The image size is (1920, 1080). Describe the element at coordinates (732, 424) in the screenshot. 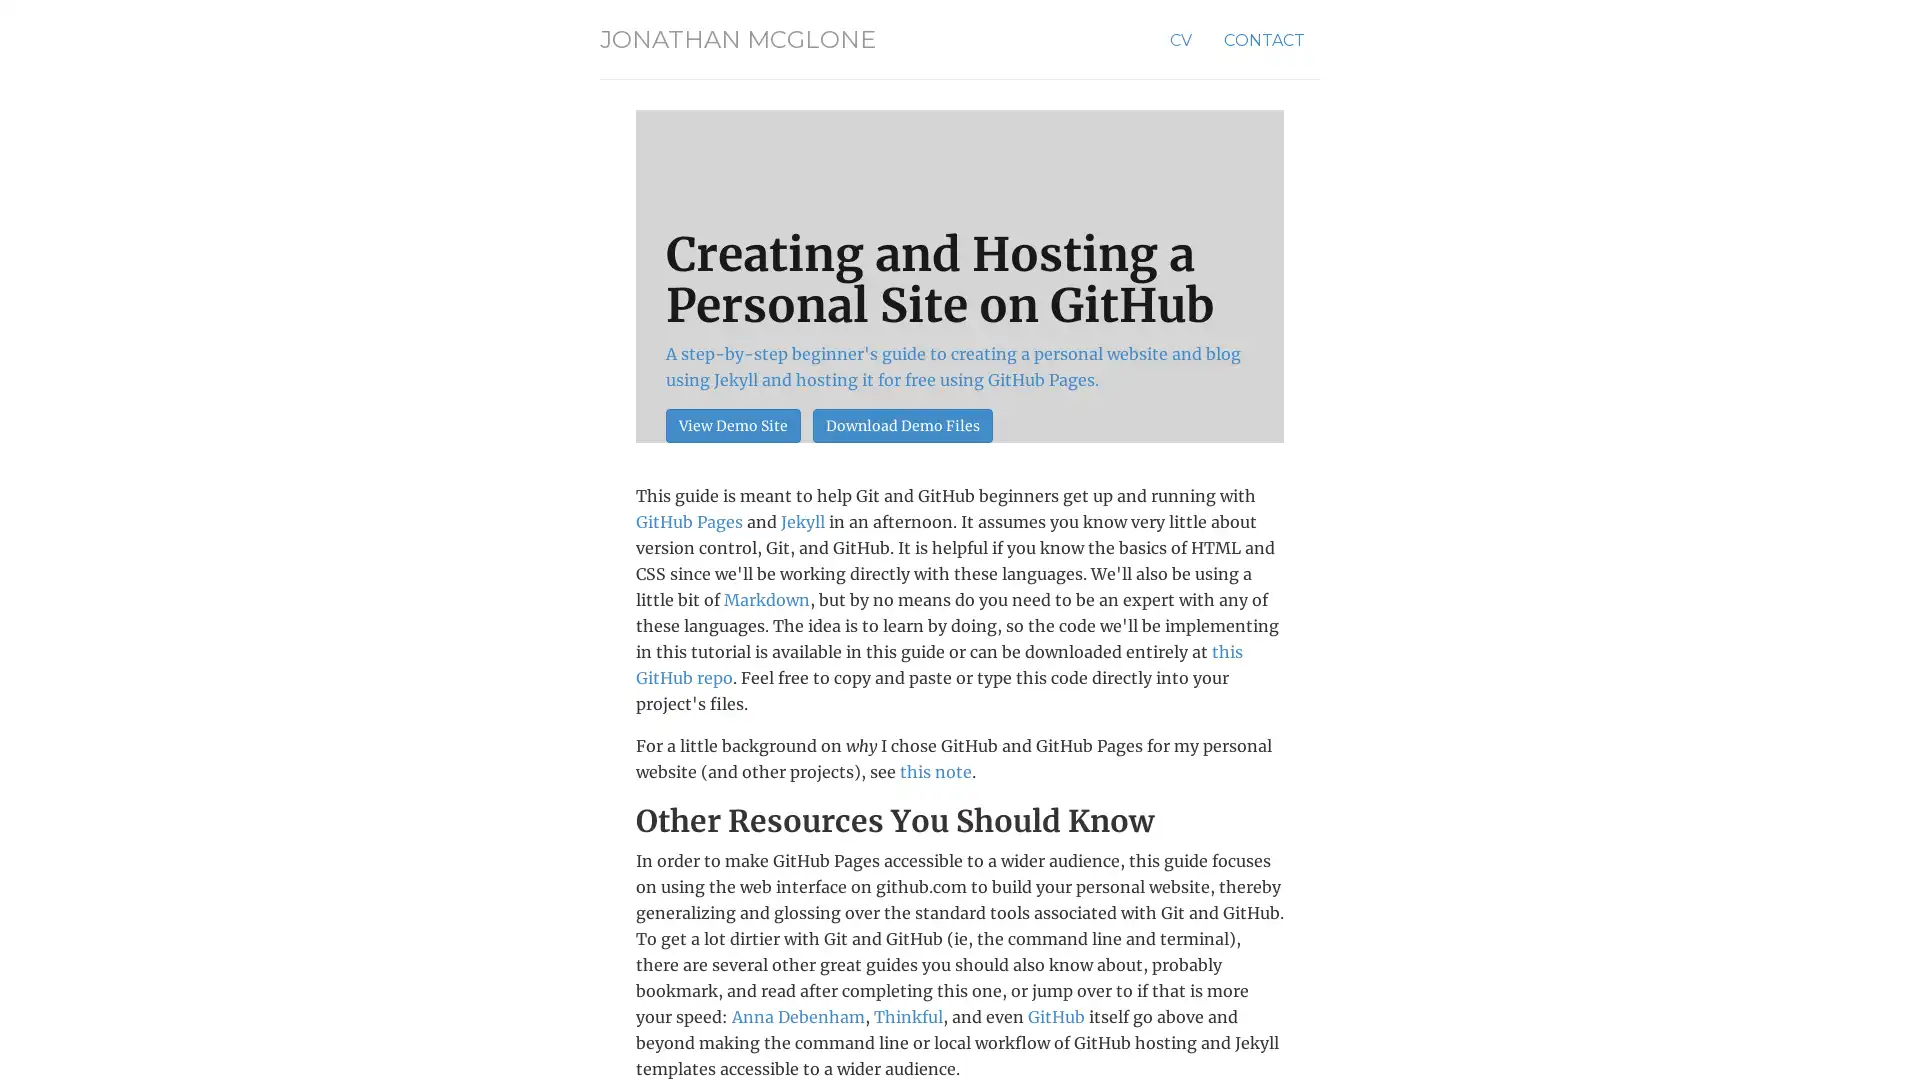

I see `View Demo Site` at that location.